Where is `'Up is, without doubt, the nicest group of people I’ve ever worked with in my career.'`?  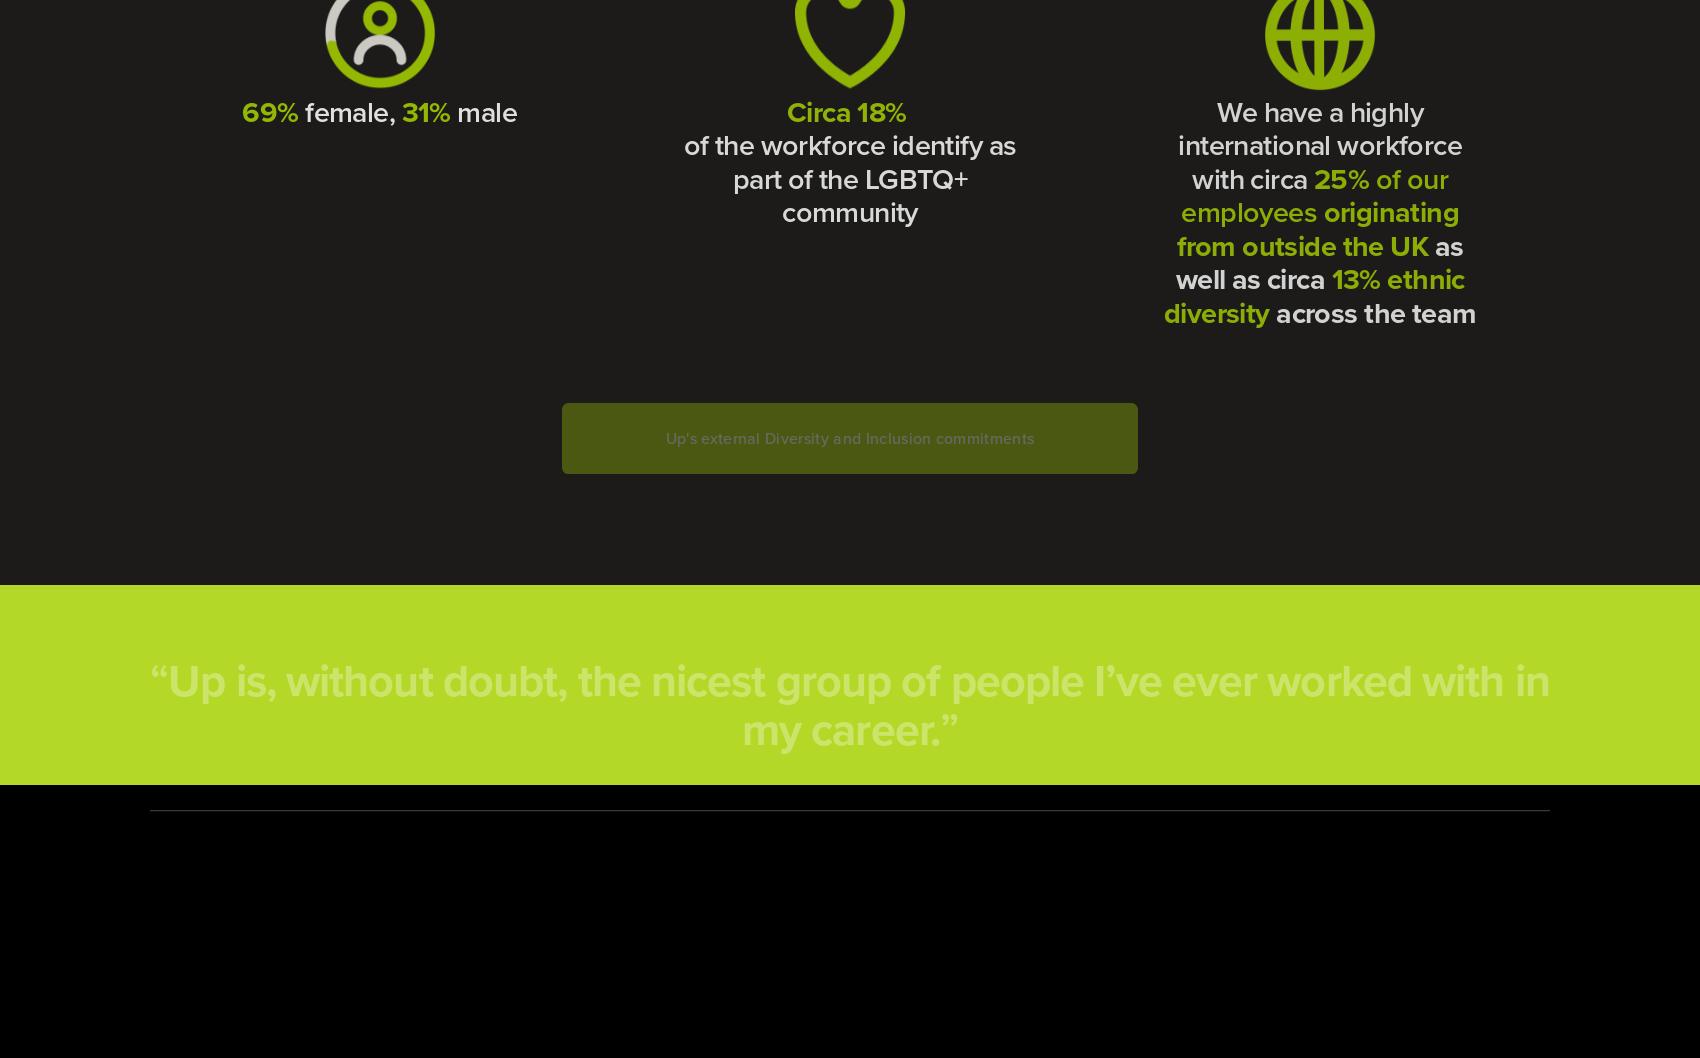
'Up is, without doubt, the nicest group of people I’ve ever worked with in my career.' is located at coordinates (863, 682).